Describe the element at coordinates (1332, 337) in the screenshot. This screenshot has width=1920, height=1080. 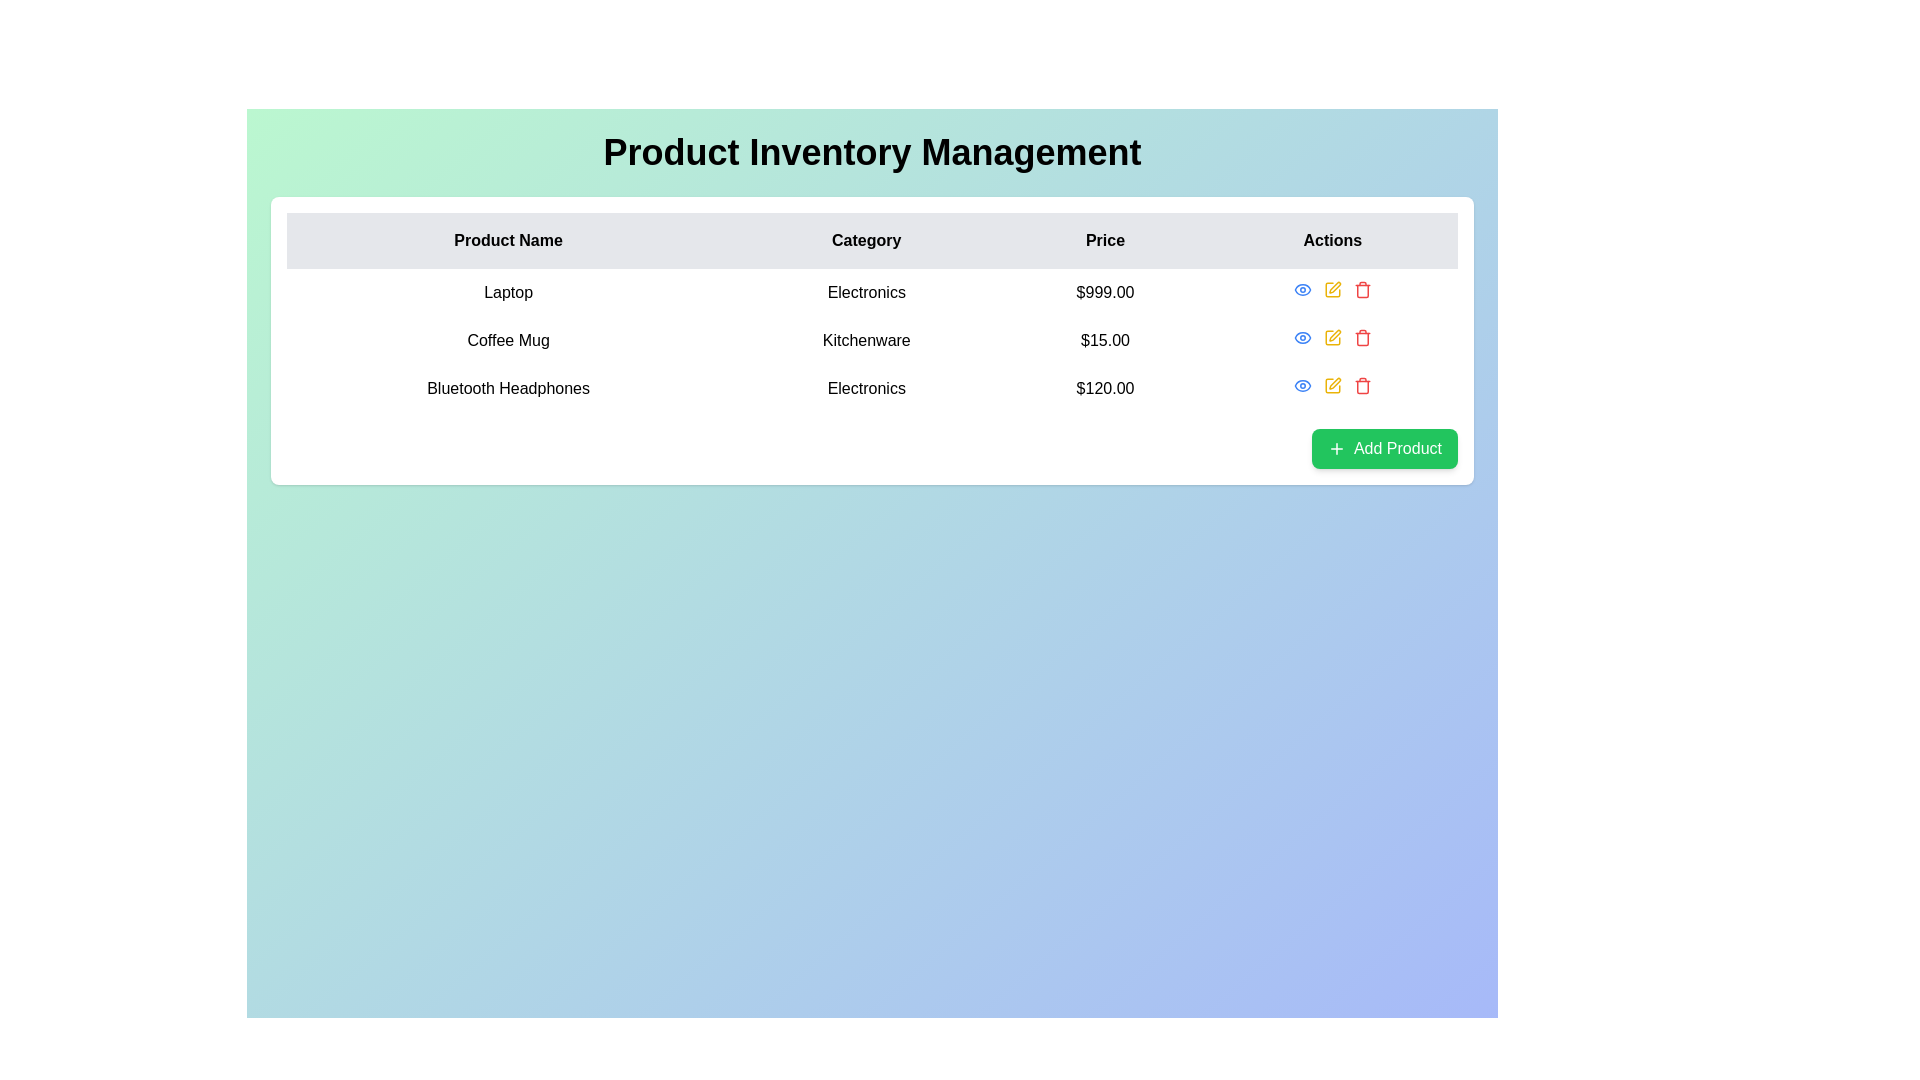
I see `the edit icon in the second row of action icons within the 'Actions' column of the table to initiate an edit action` at that location.